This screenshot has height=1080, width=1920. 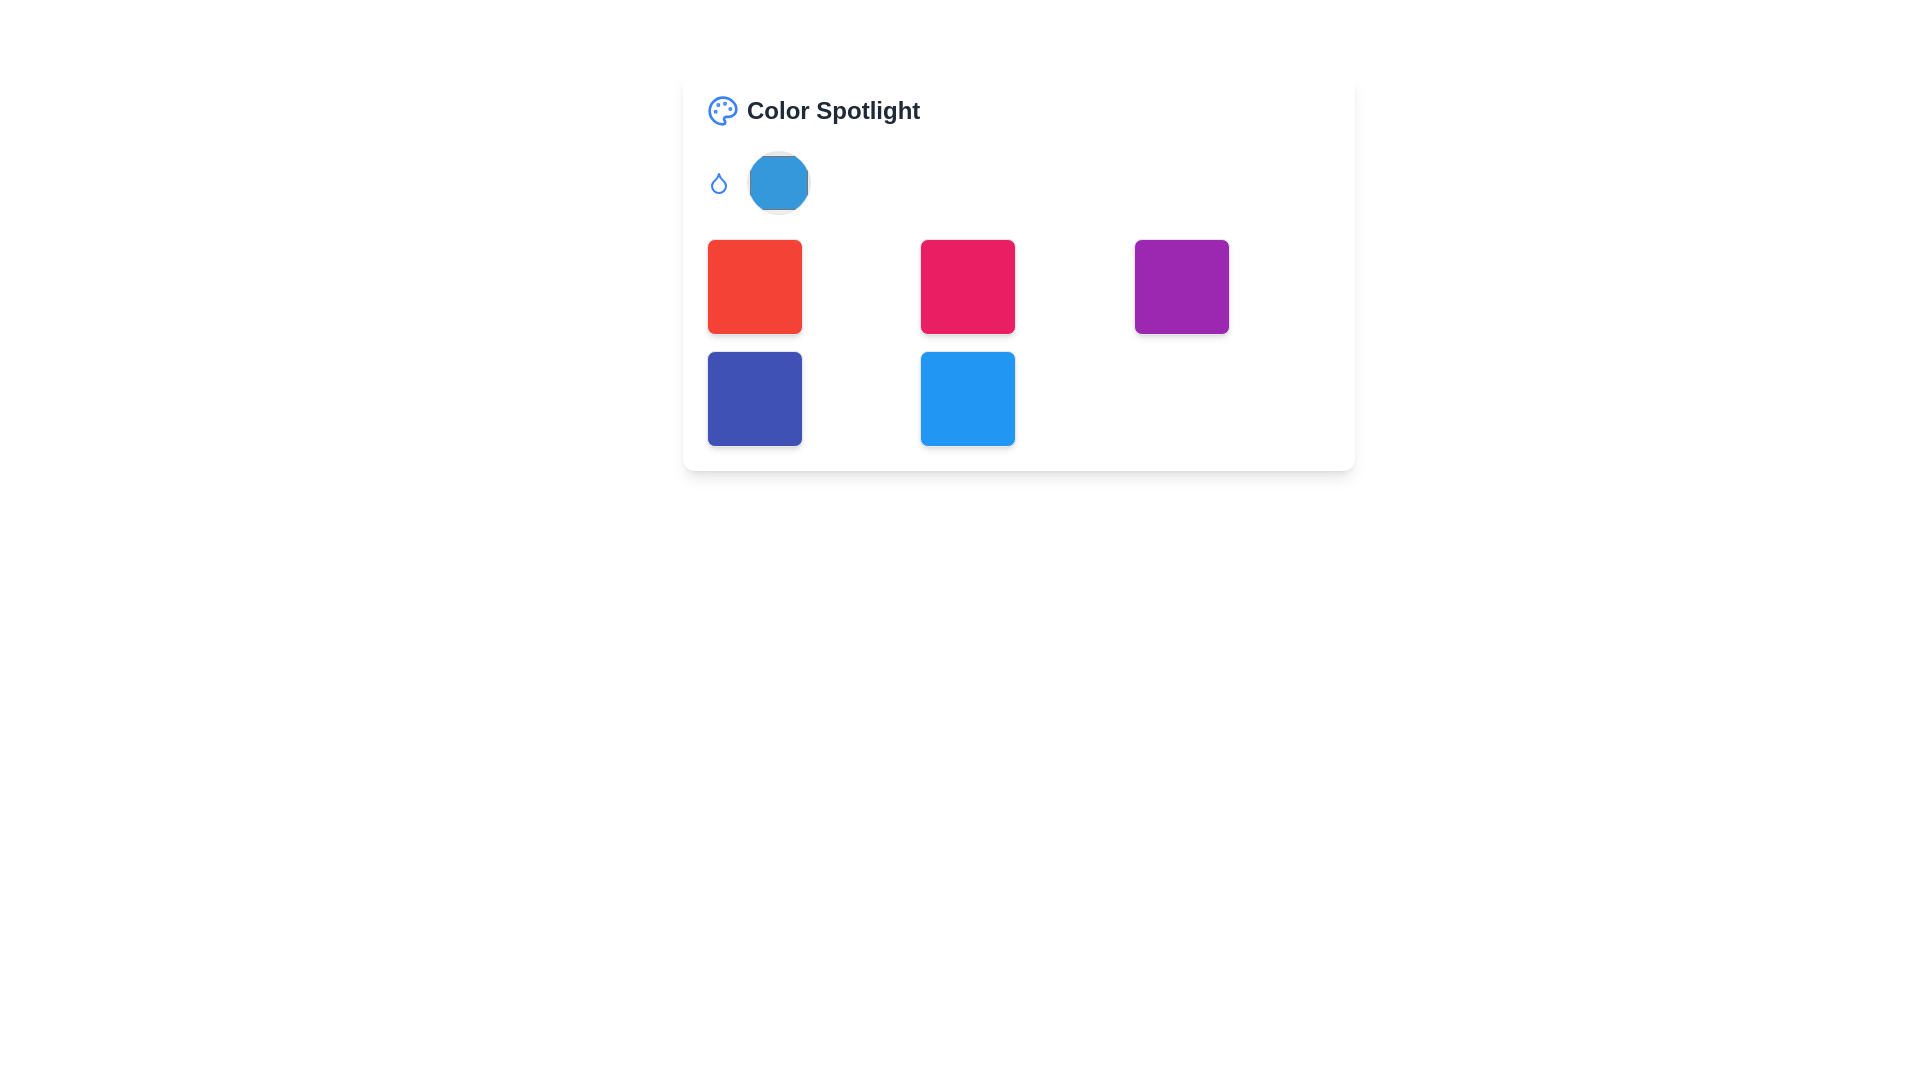 What do you see at coordinates (968, 398) in the screenshot?
I see `the vibrant blue decorative block located in the second row, second column of the grid layout` at bounding box center [968, 398].